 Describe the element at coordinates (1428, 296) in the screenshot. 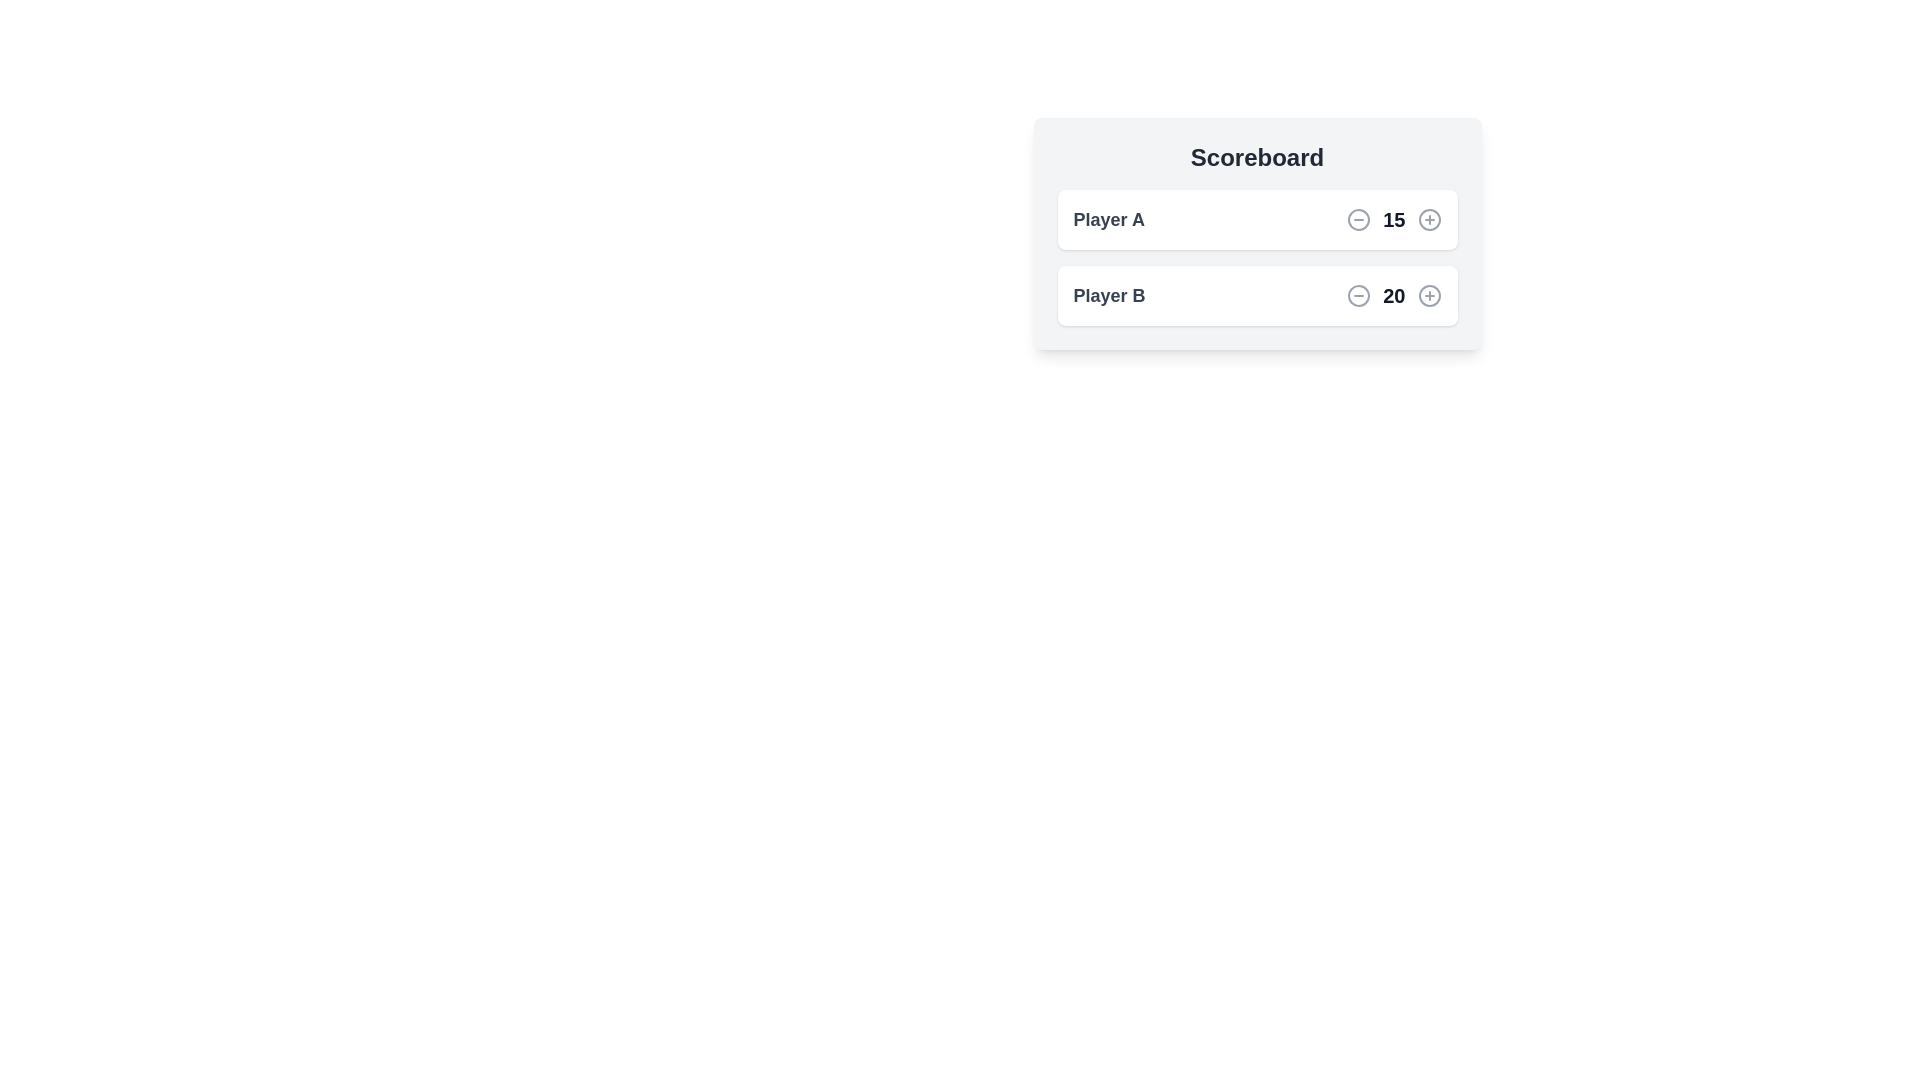

I see `the circular button with a plus sign inside it, located to the right of the bold number '20' in the Player B section of the scoreboard interface to change its color to green` at that location.